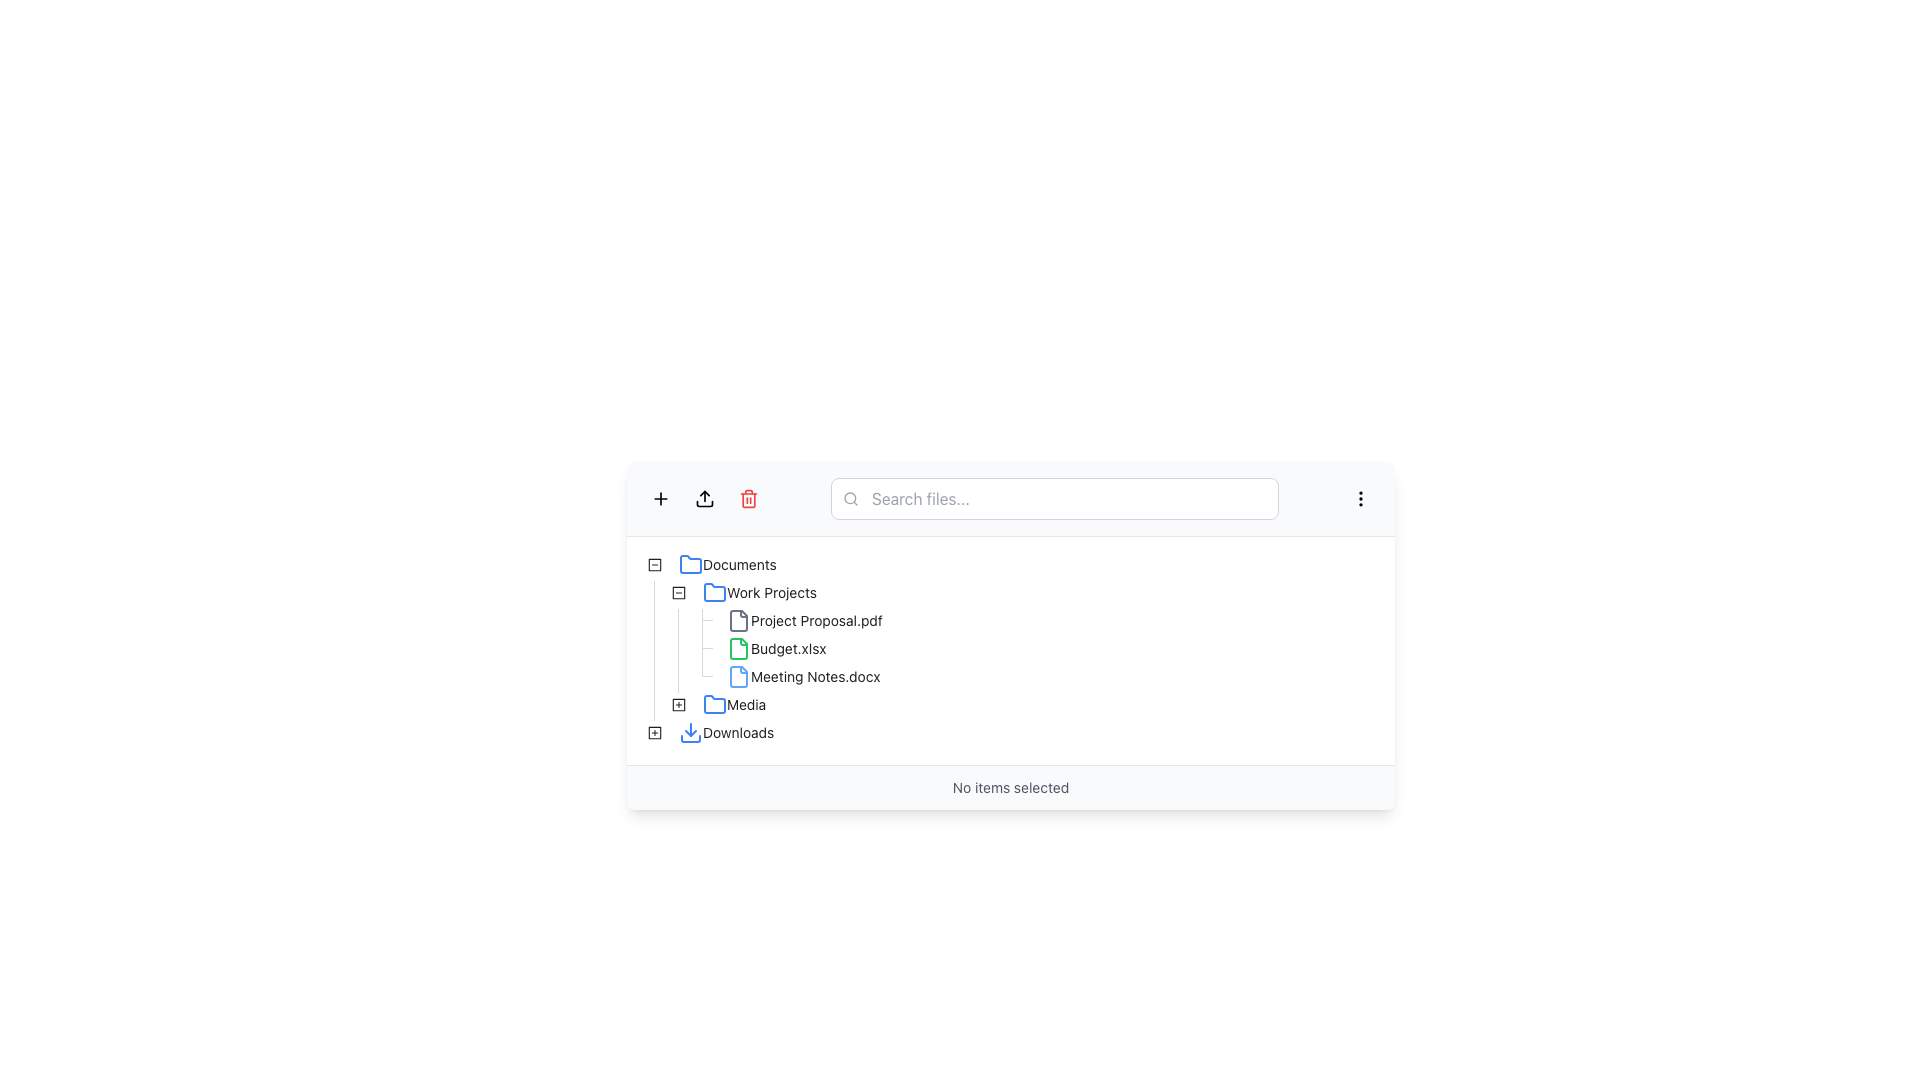  What do you see at coordinates (708, 704) in the screenshot?
I see `the 'Media' folder in the Tree item structure` at bounding box center [708, 704].